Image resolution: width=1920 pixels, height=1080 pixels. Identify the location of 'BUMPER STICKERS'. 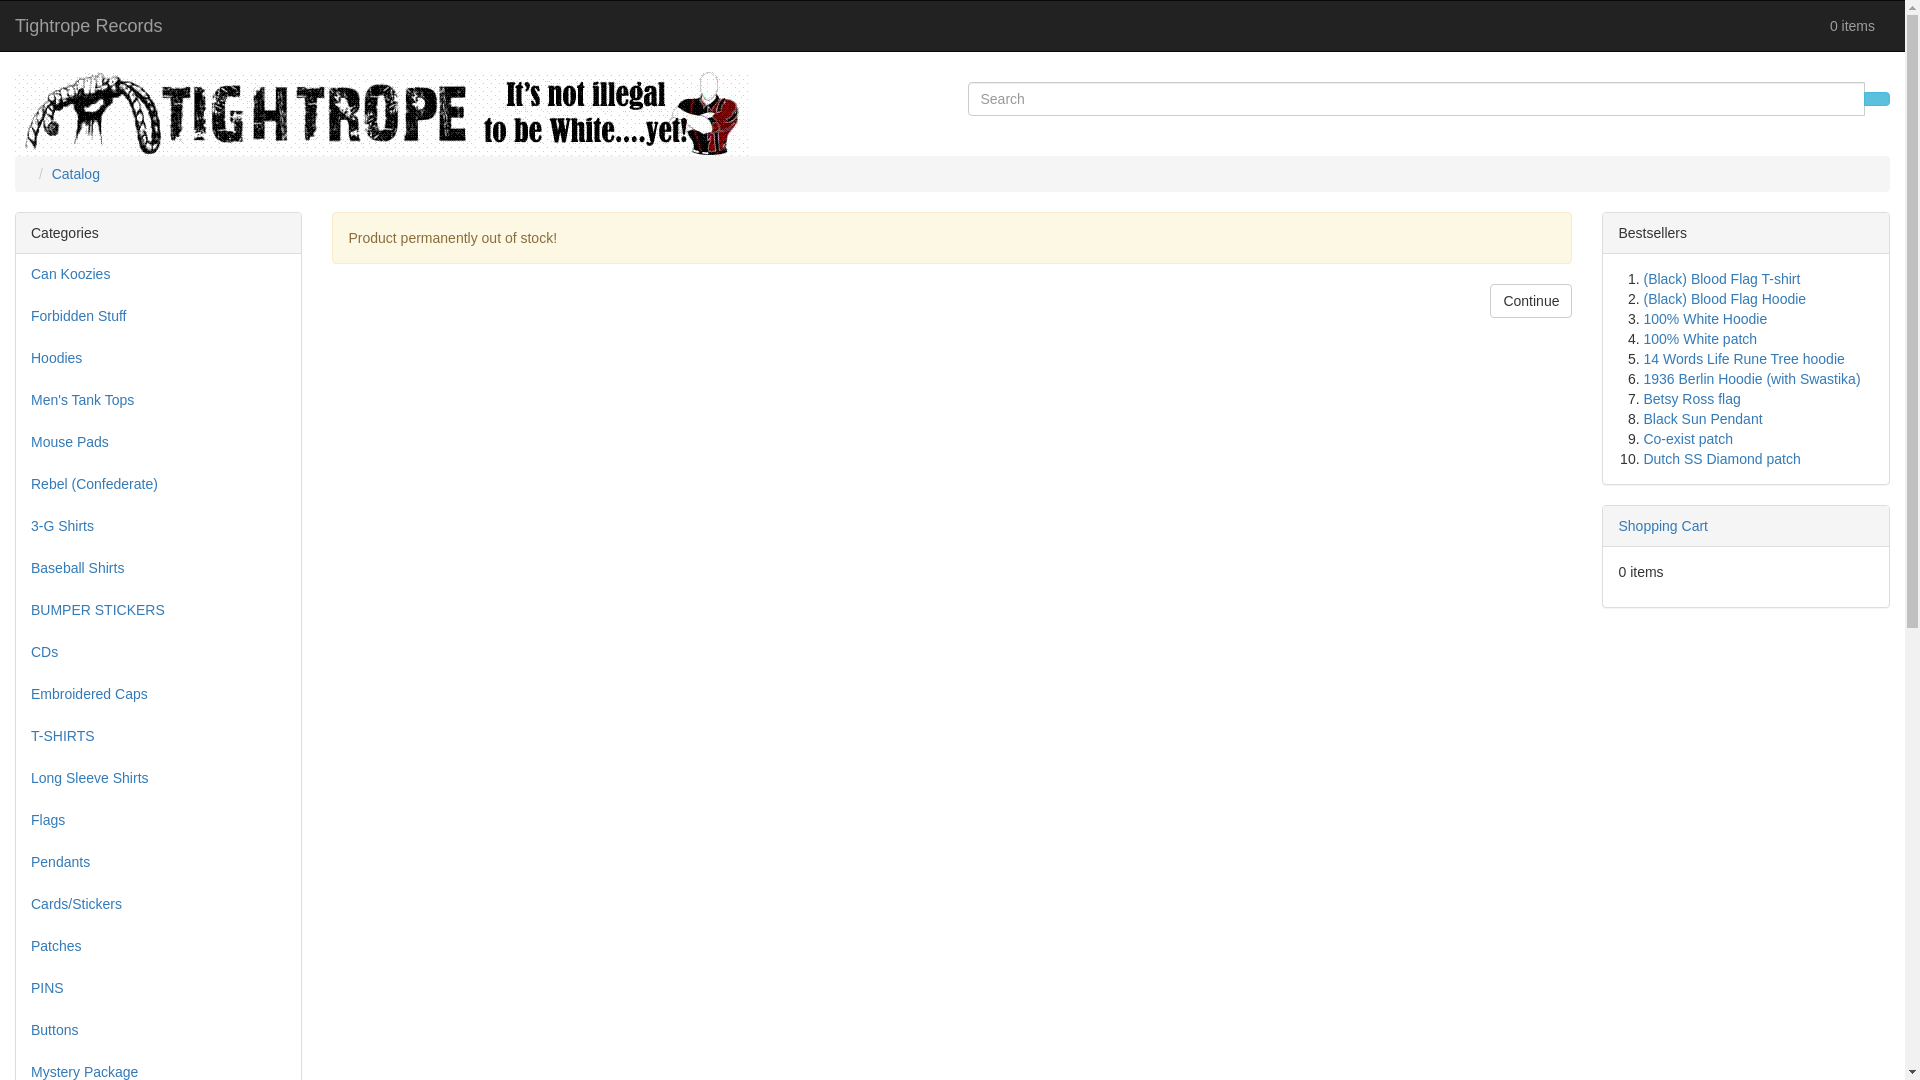
(157, 608).